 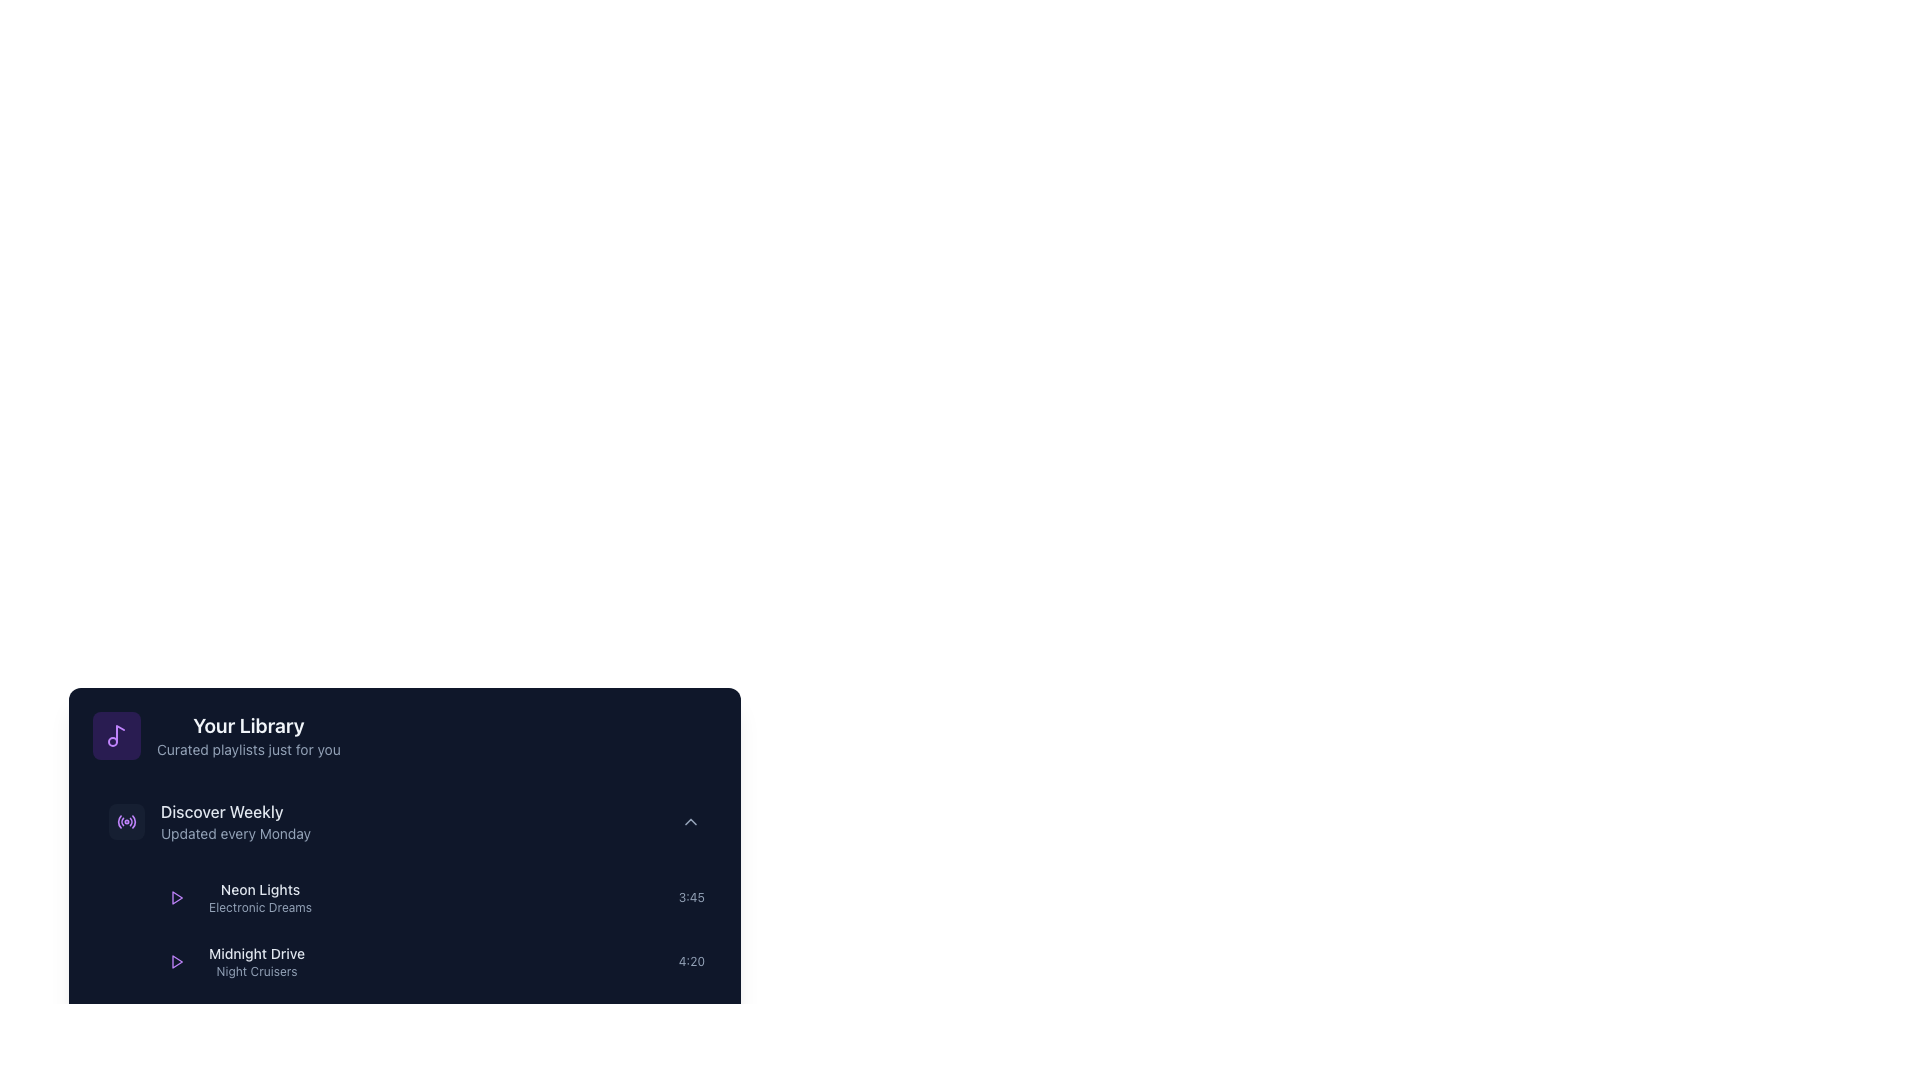 I want to click on the Text label displaying 'Neon Lights' and 'Electronic Dreams' located in the 'Your Library' section, positioned below 'Discover Weekly', so click(x=259, y=897).